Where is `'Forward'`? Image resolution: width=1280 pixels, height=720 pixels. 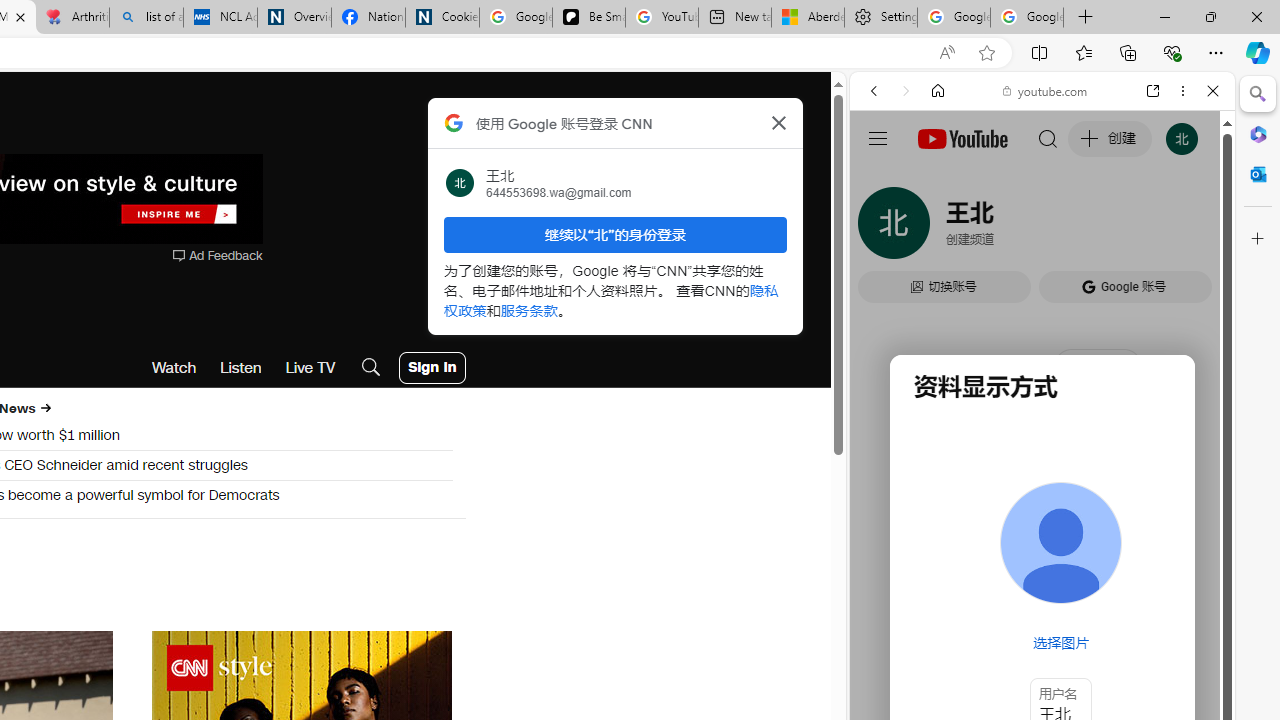 'Forward' is located at coordinates (905, 91).